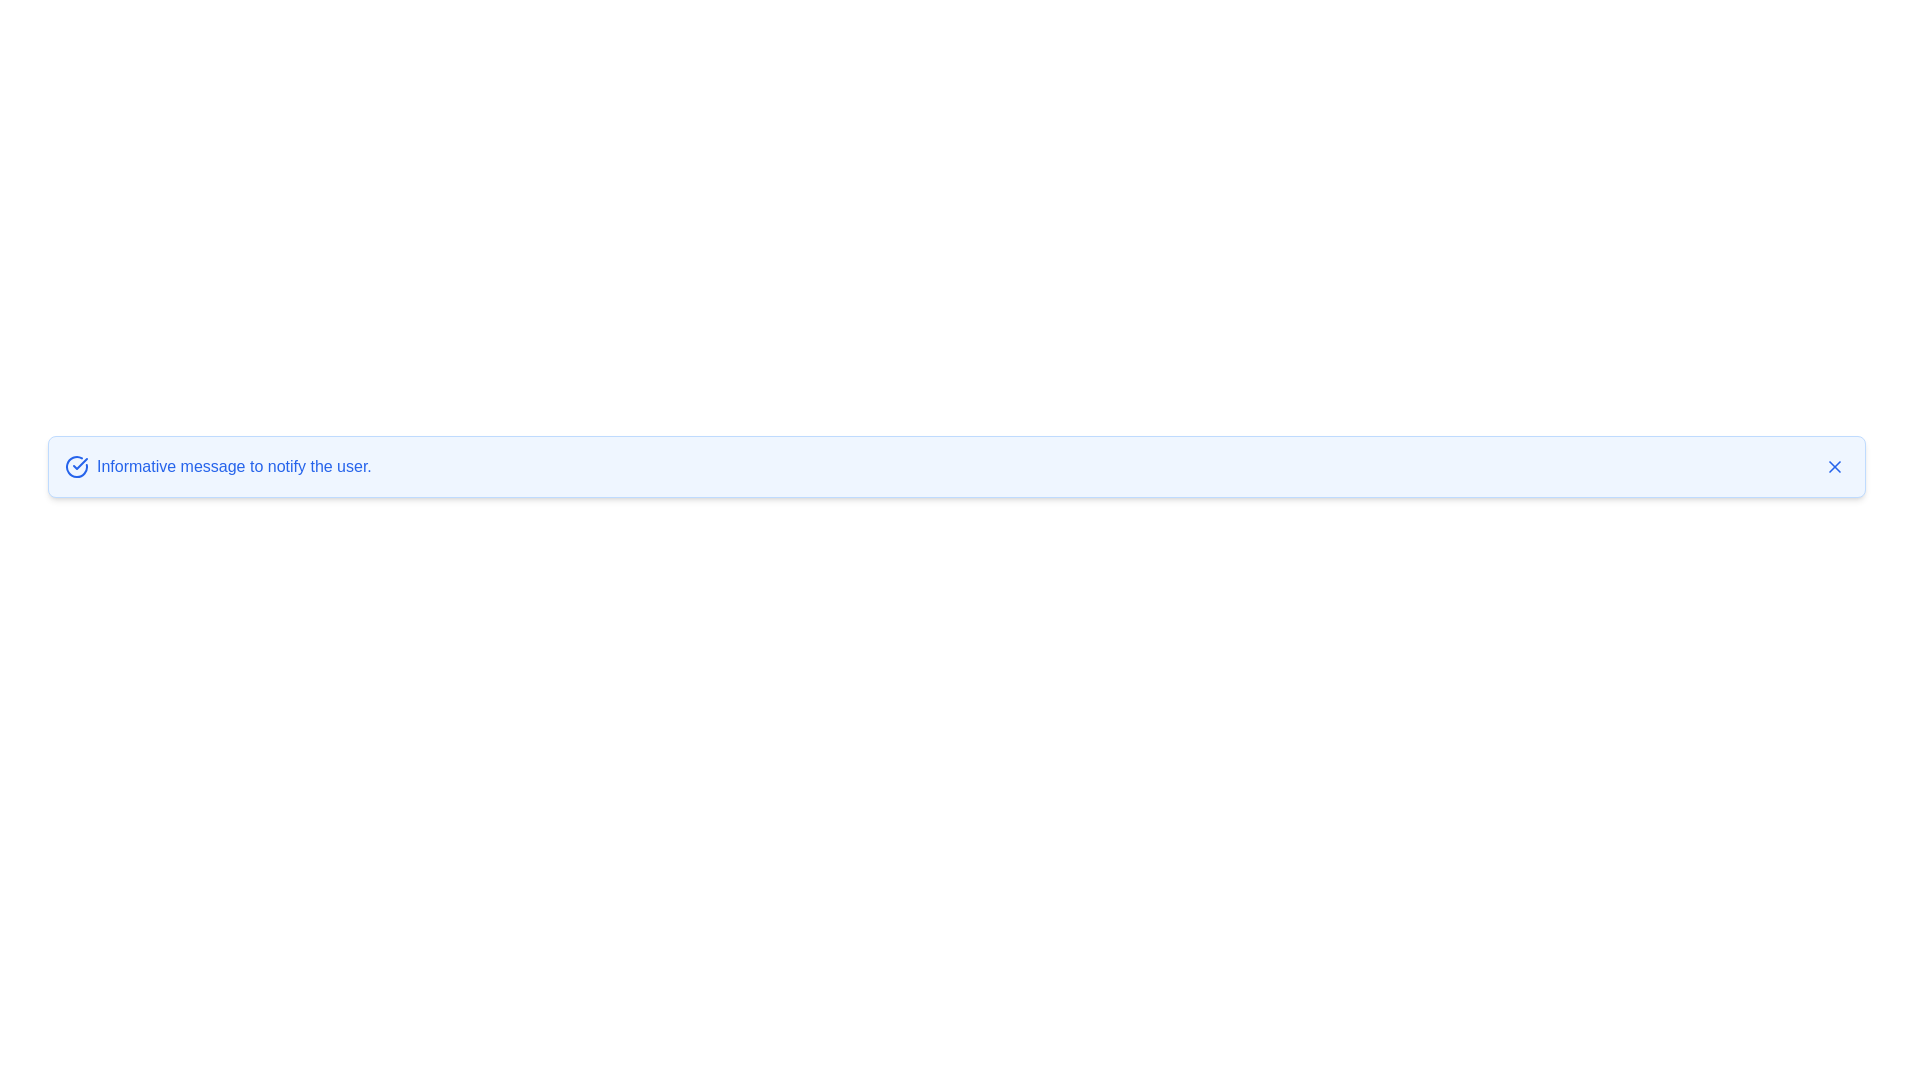 Image resolution: width=1920 pixels, height=1080 pixels. I want to click on the success icon located at the center of the circular SVG graphic group in the leftmost part of the notification-style banner, so click(80, 463).